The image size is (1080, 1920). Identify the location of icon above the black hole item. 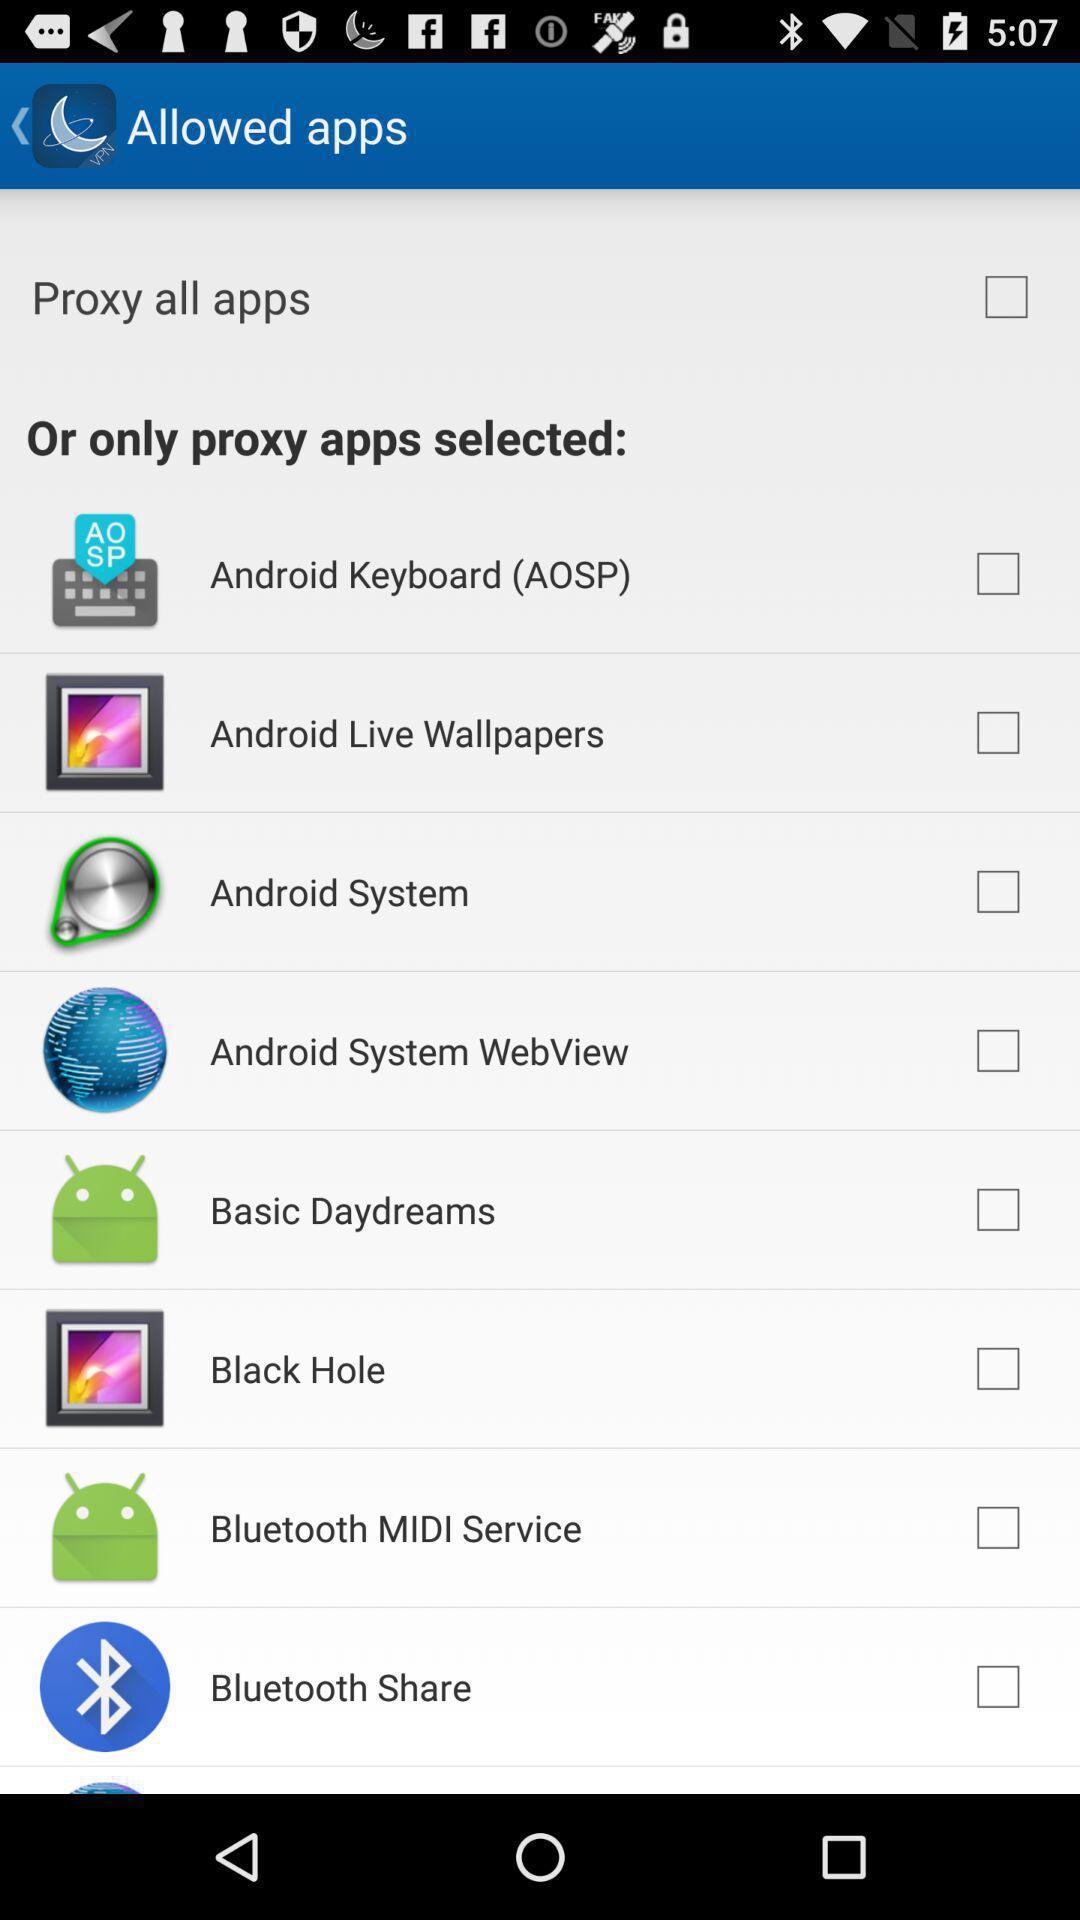
(351, 1208).